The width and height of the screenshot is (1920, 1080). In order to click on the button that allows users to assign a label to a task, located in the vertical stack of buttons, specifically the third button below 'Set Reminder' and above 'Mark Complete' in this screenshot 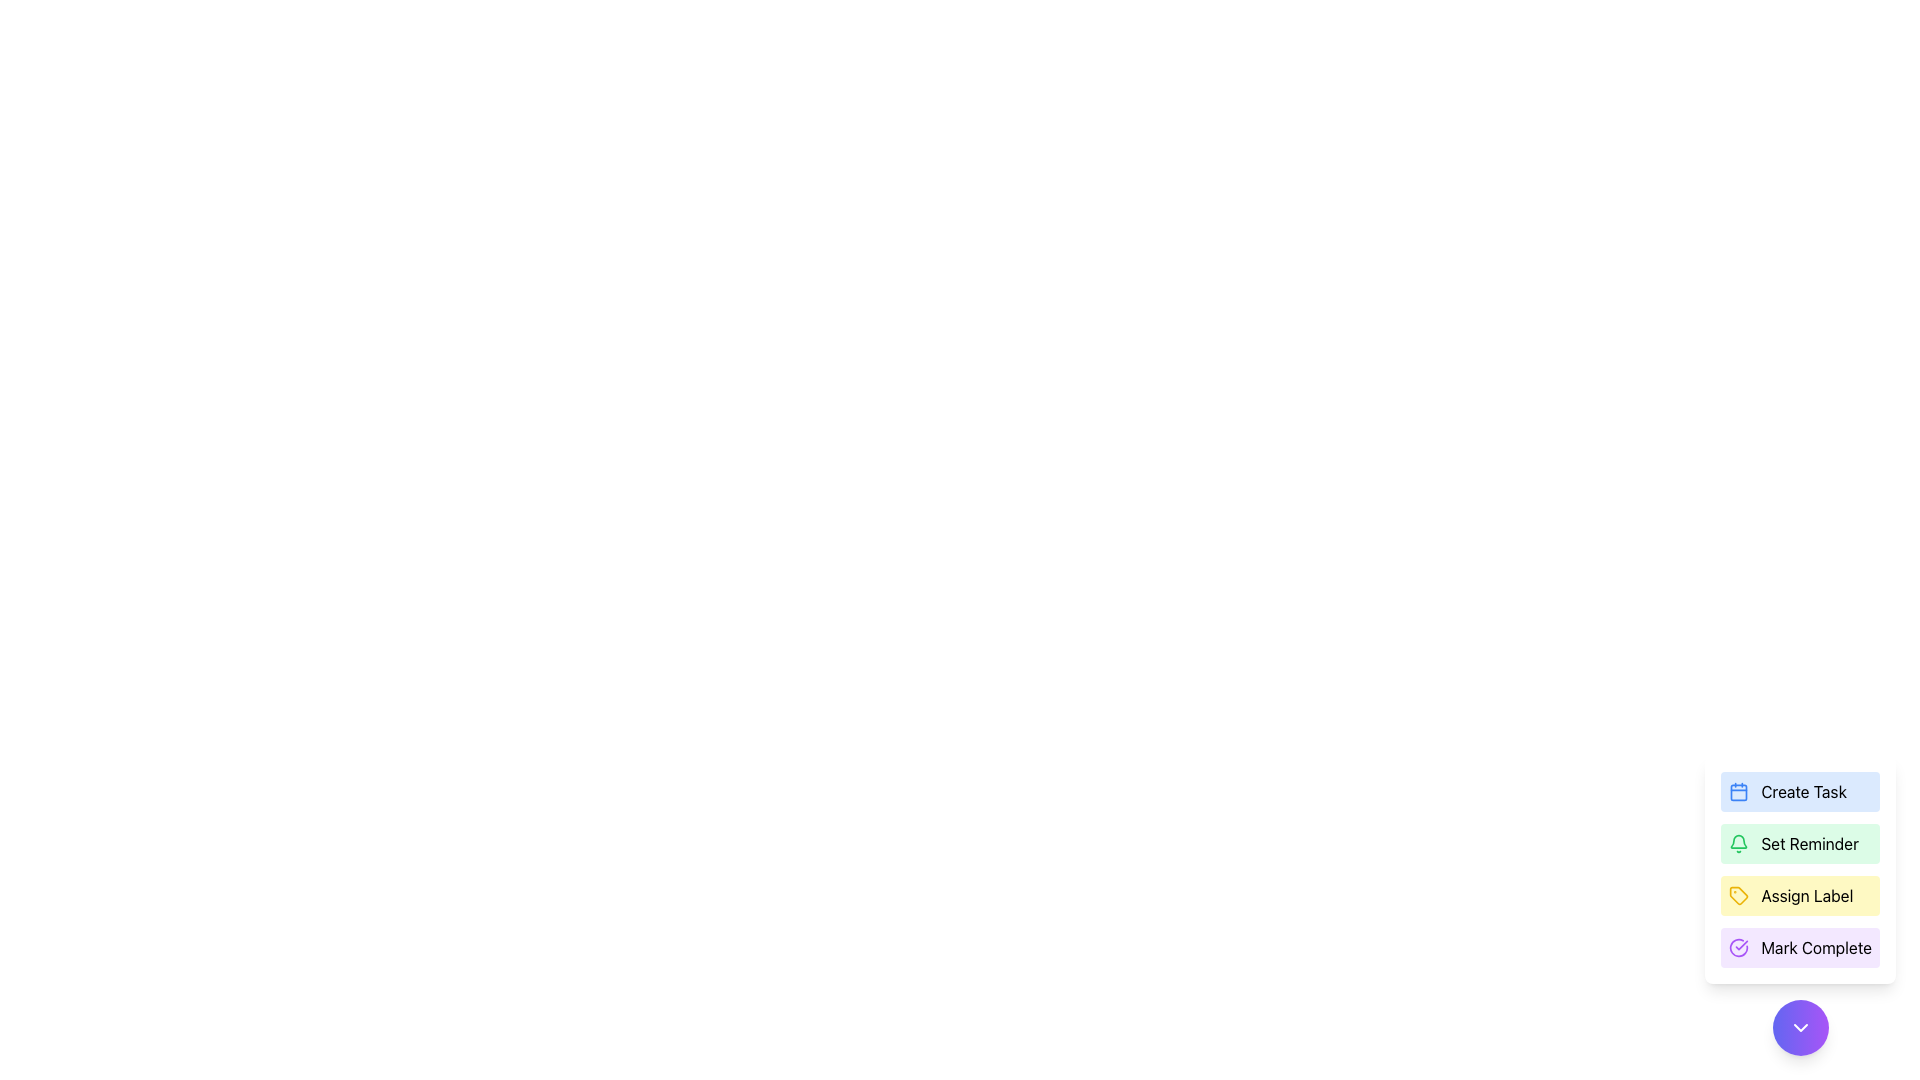, I will do `click(1800, 894)`.